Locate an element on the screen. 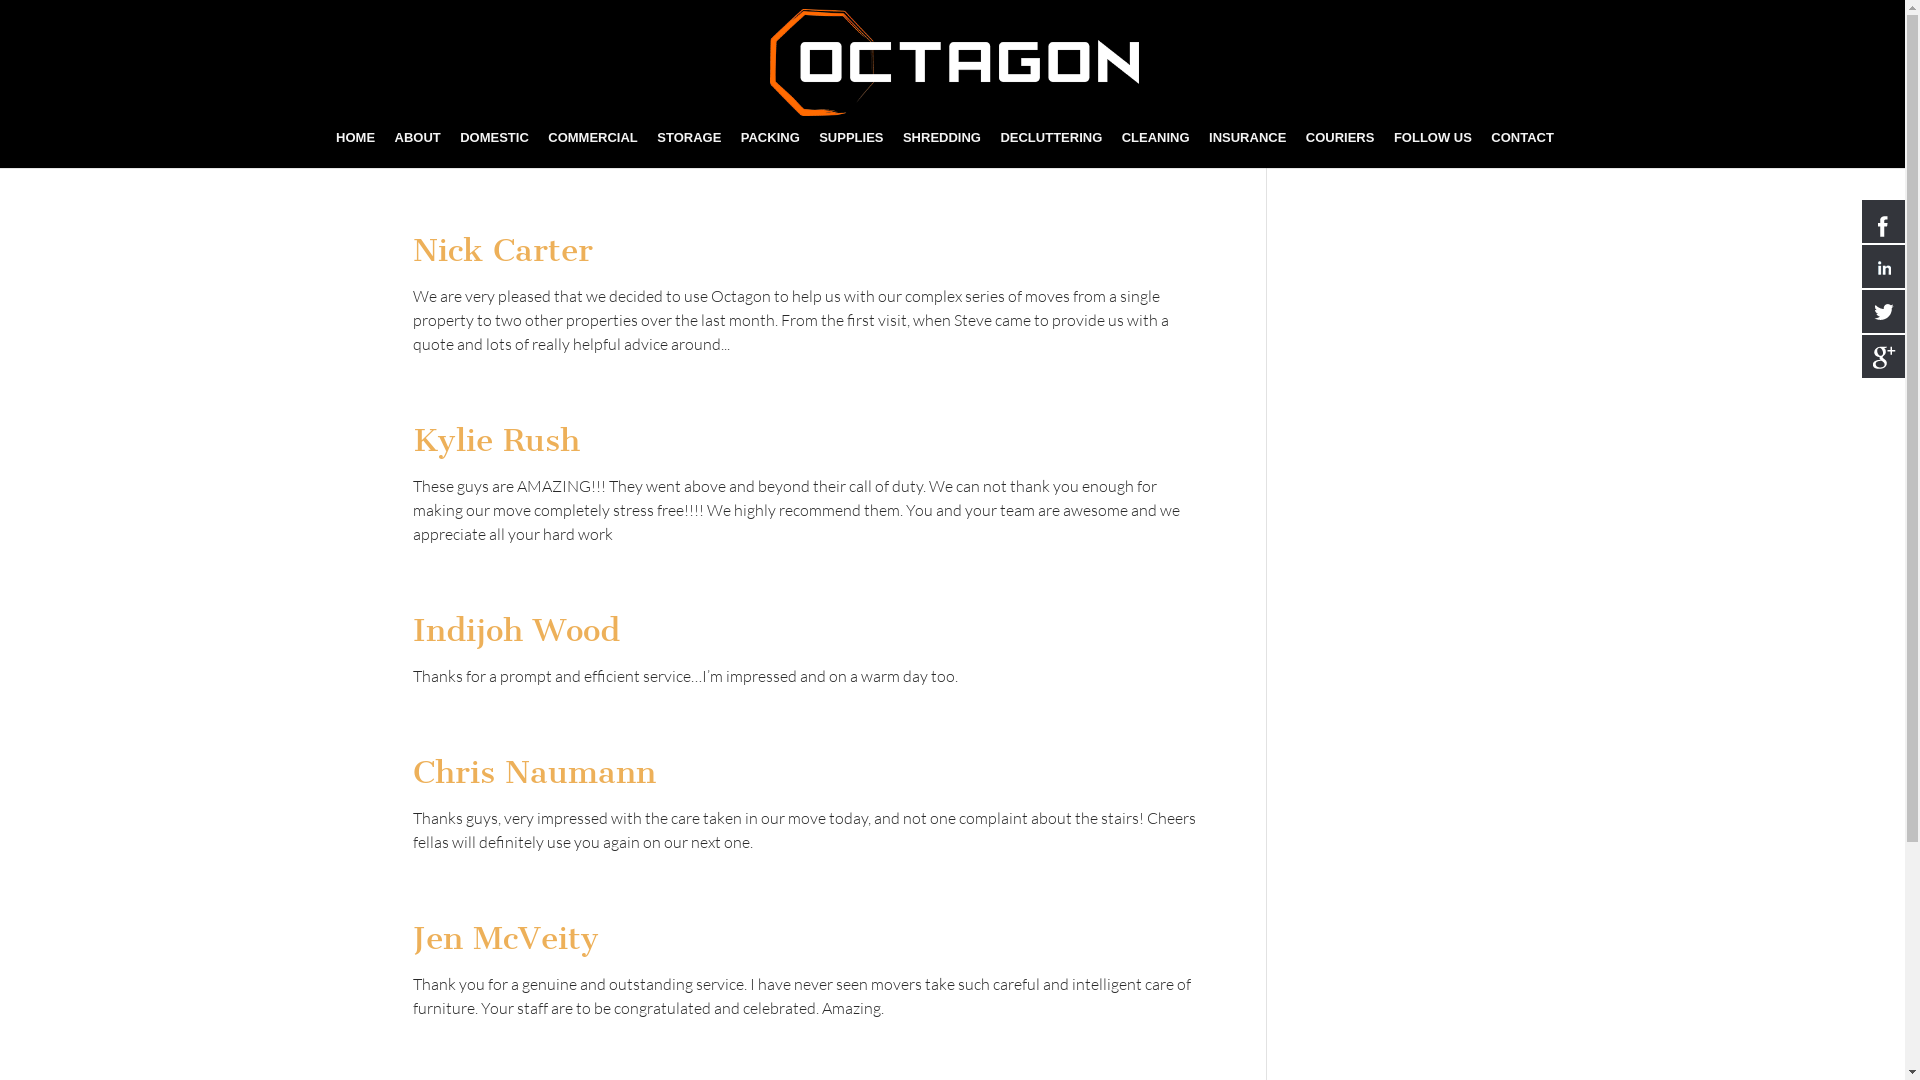  'PACKING' is located at coordinates (769, 148).